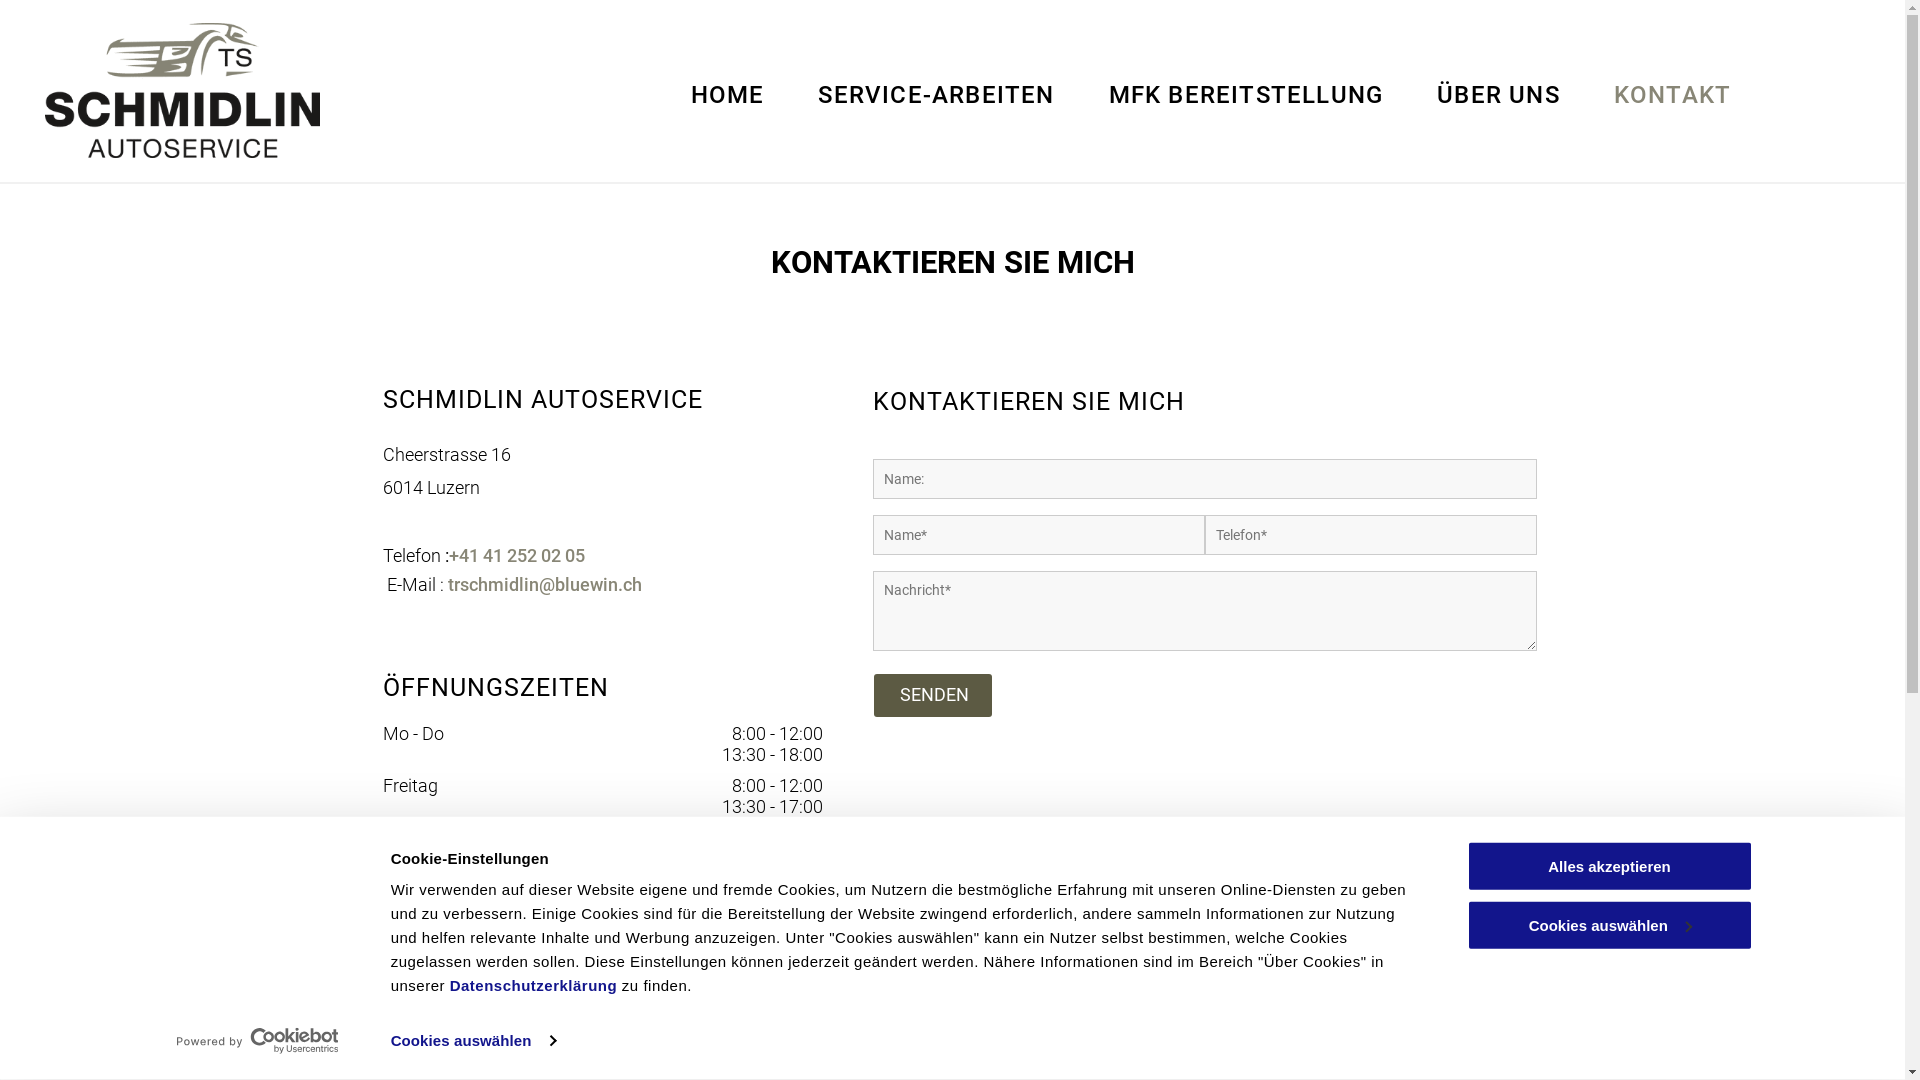 This screenshot has width=1920, height=1080. What do you see at coordinates (515, 555) in the screenshot?
I see `'+41 41 252 02 05'` at bounding box center [515, 555].